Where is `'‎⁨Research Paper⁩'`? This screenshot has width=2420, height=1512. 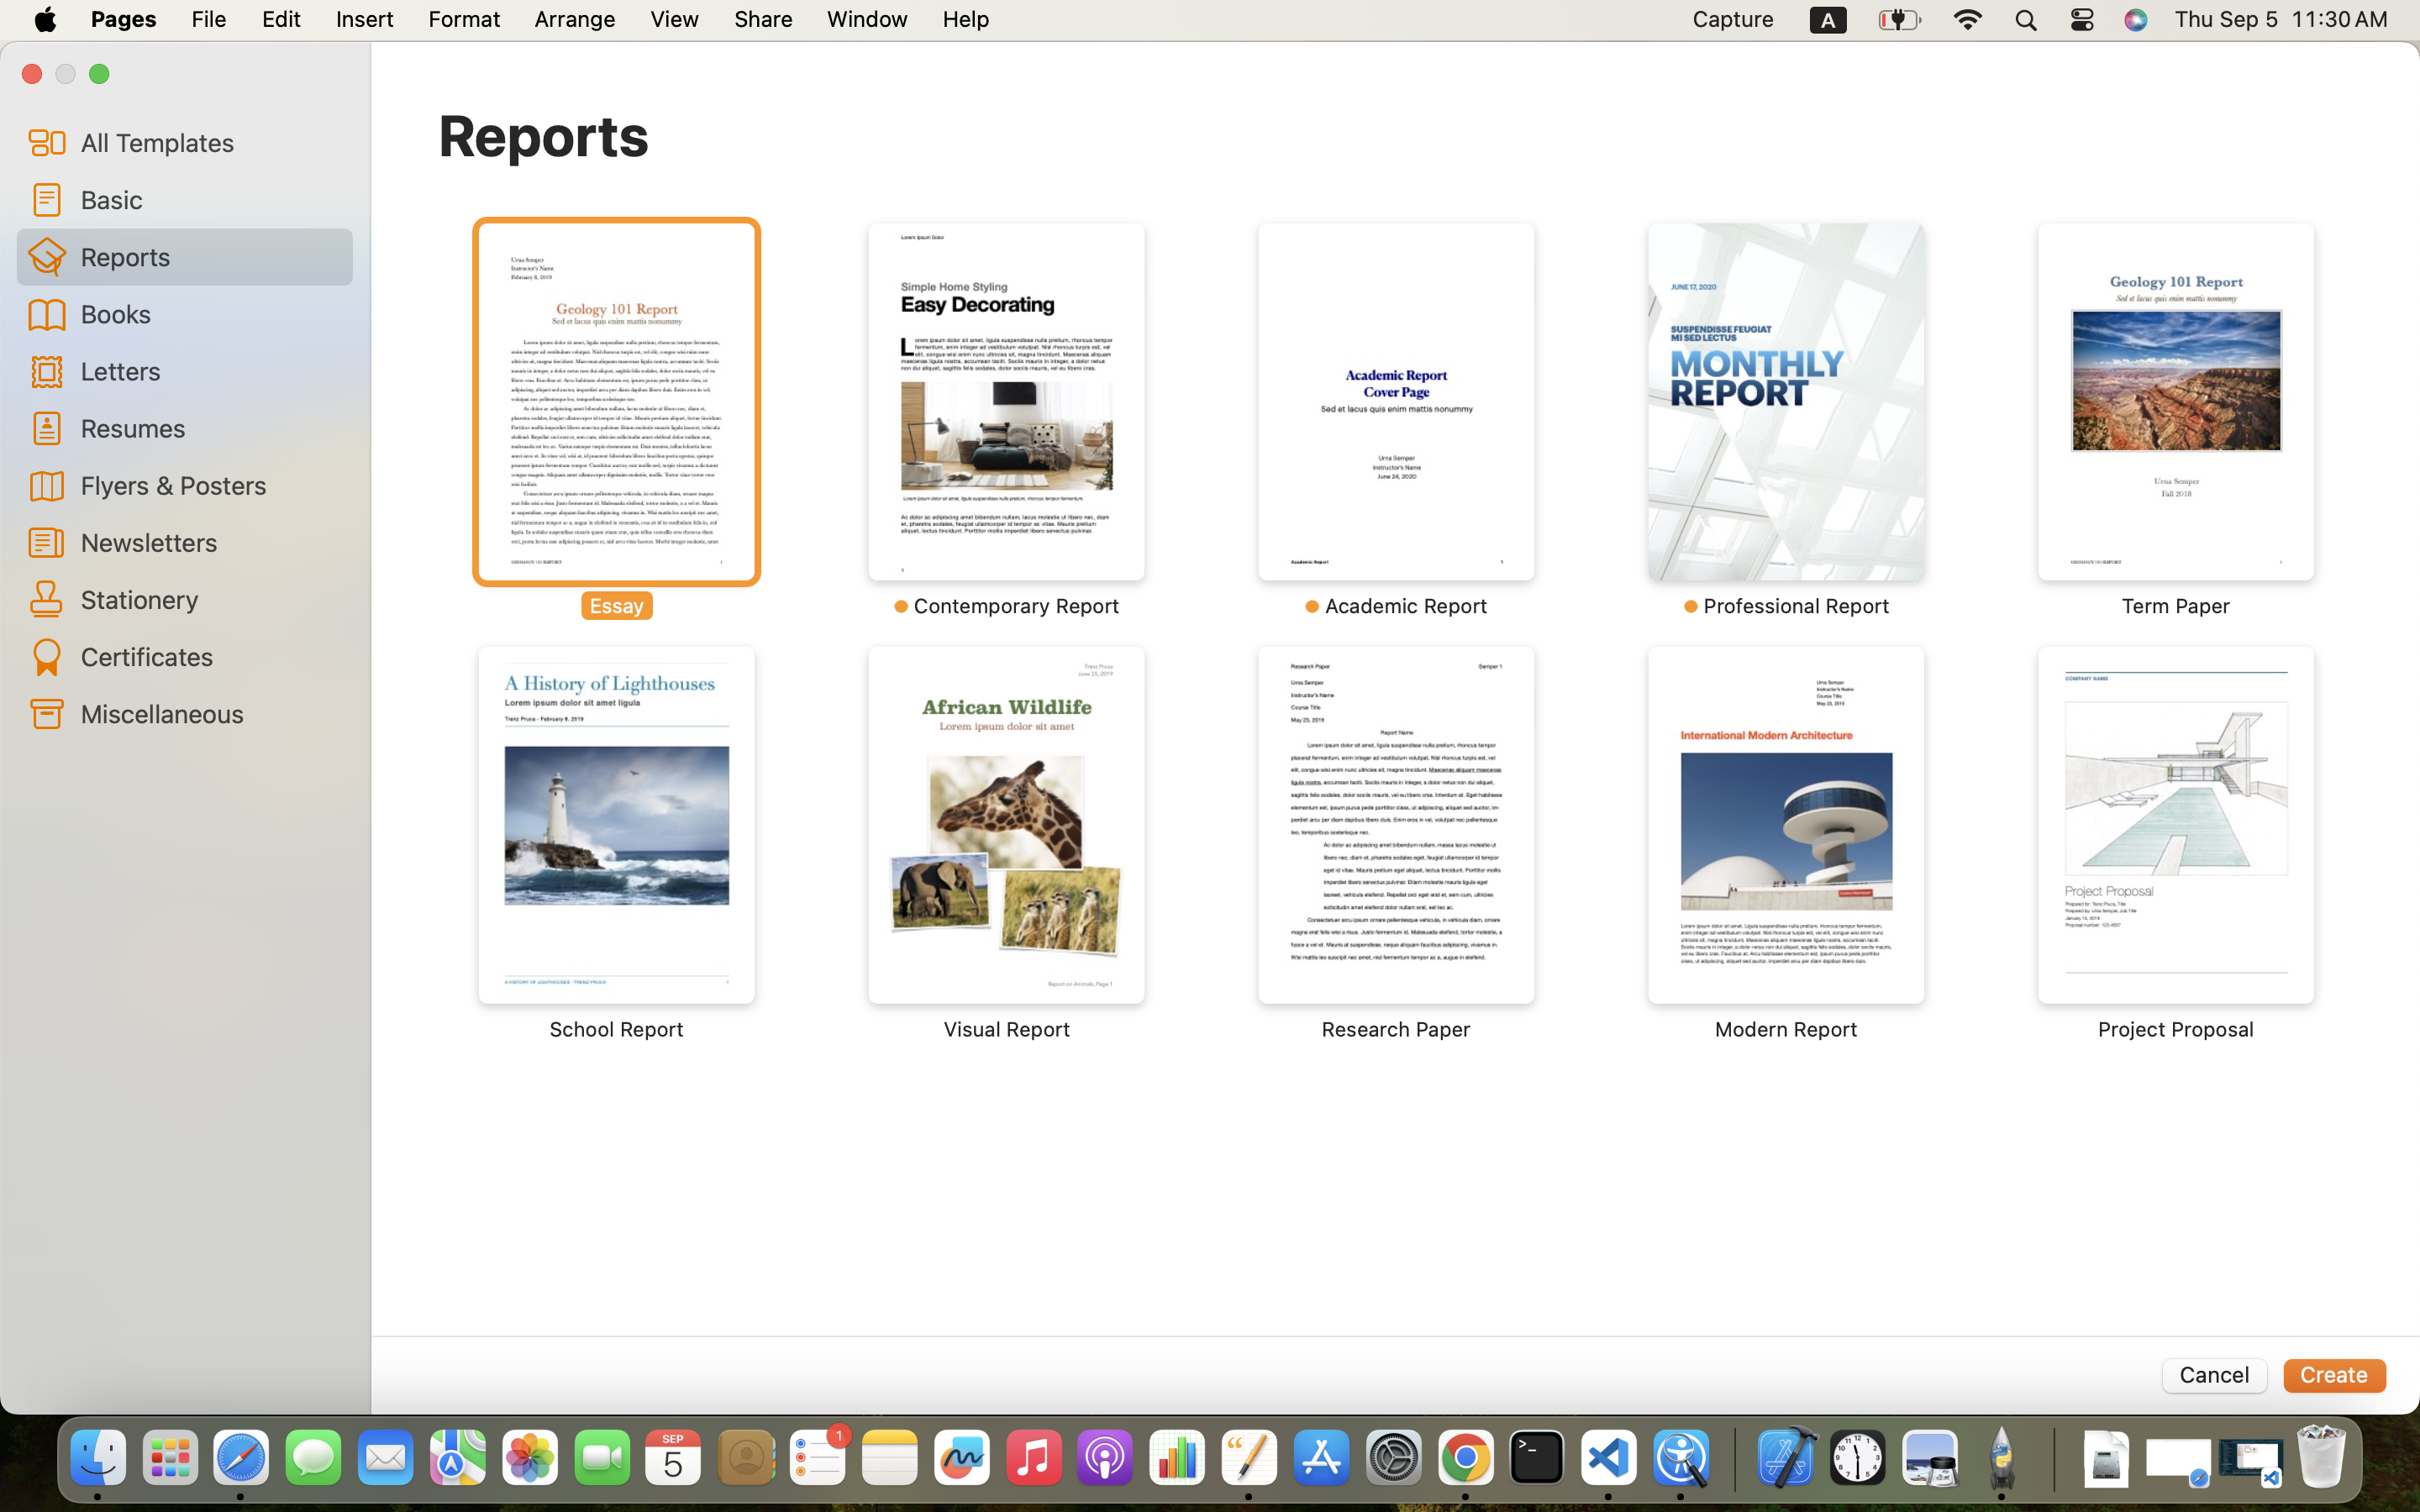
'‎⁨Research Paper⁩' is located at coordinates (1397, 843).